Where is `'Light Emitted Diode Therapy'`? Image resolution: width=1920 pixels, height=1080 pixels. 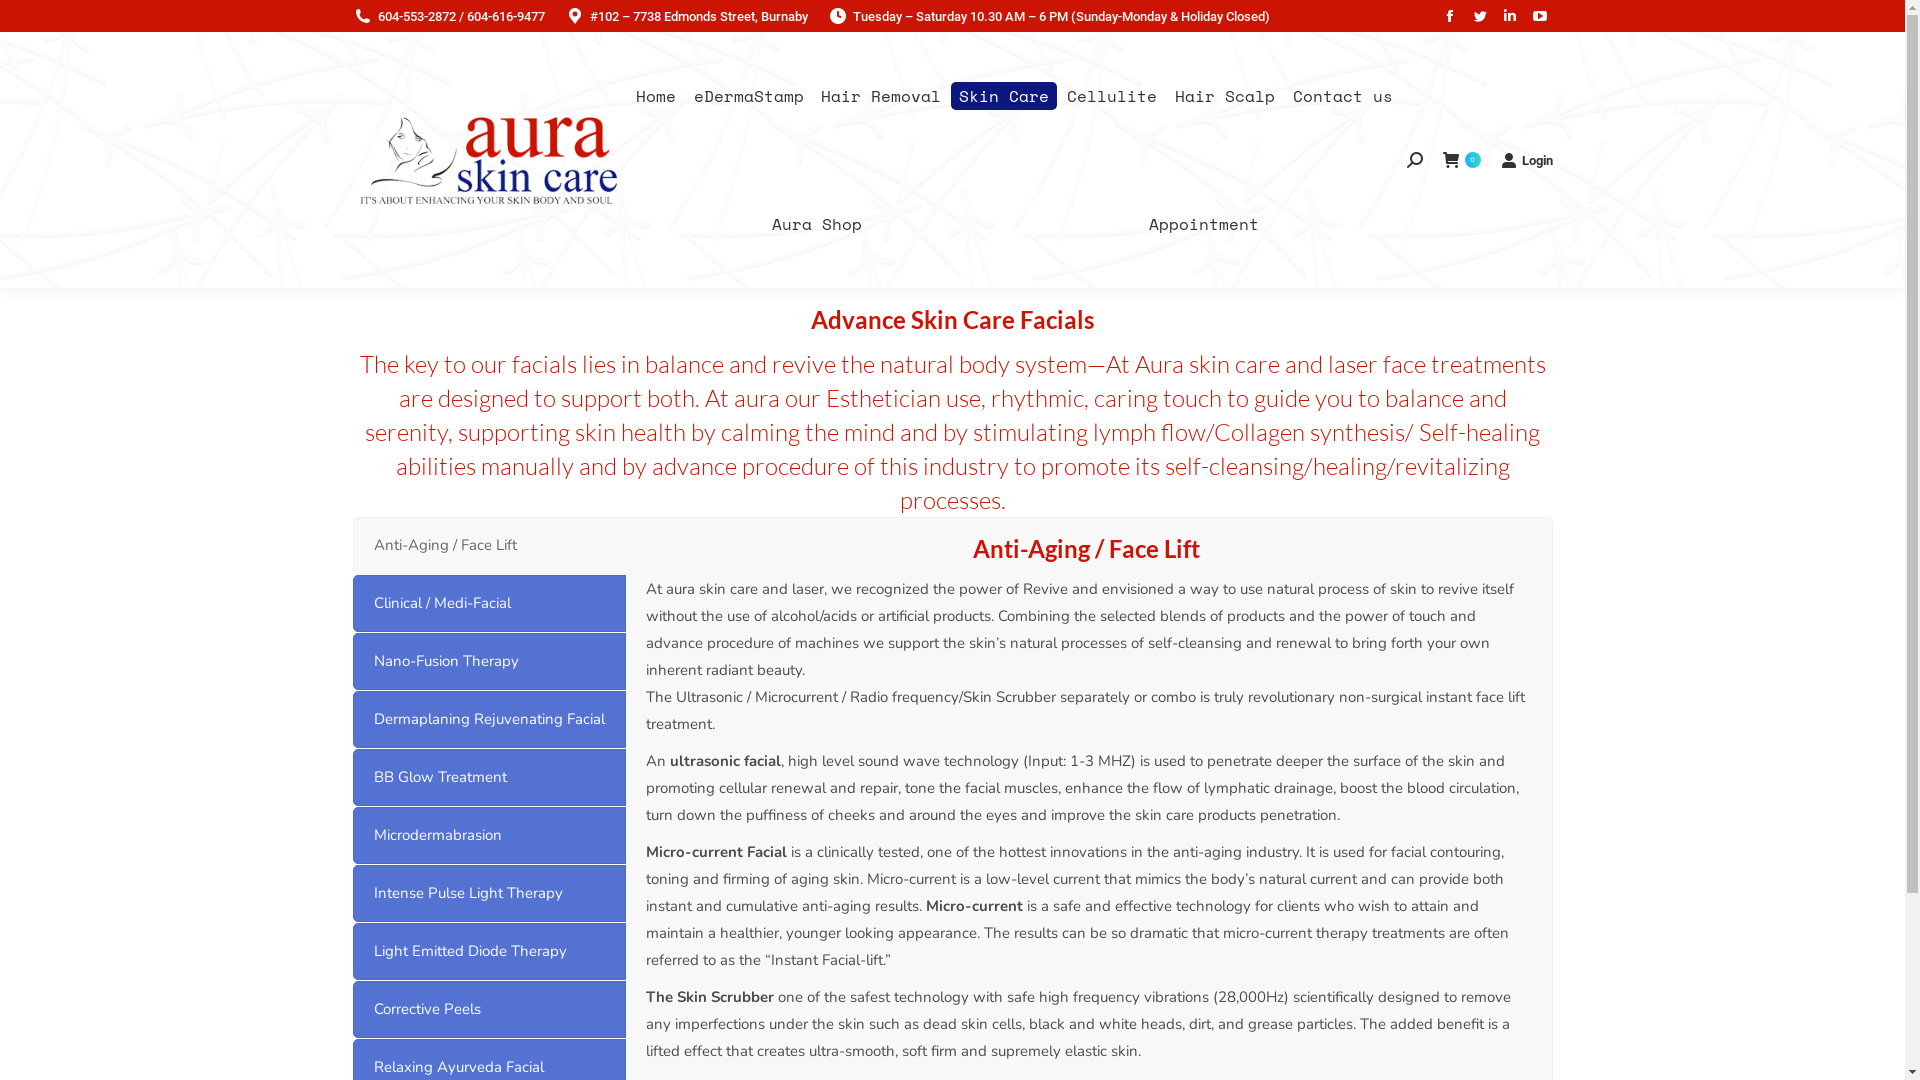
'Light Emitted Diode Therapy' is located at coordinates (488, 950).